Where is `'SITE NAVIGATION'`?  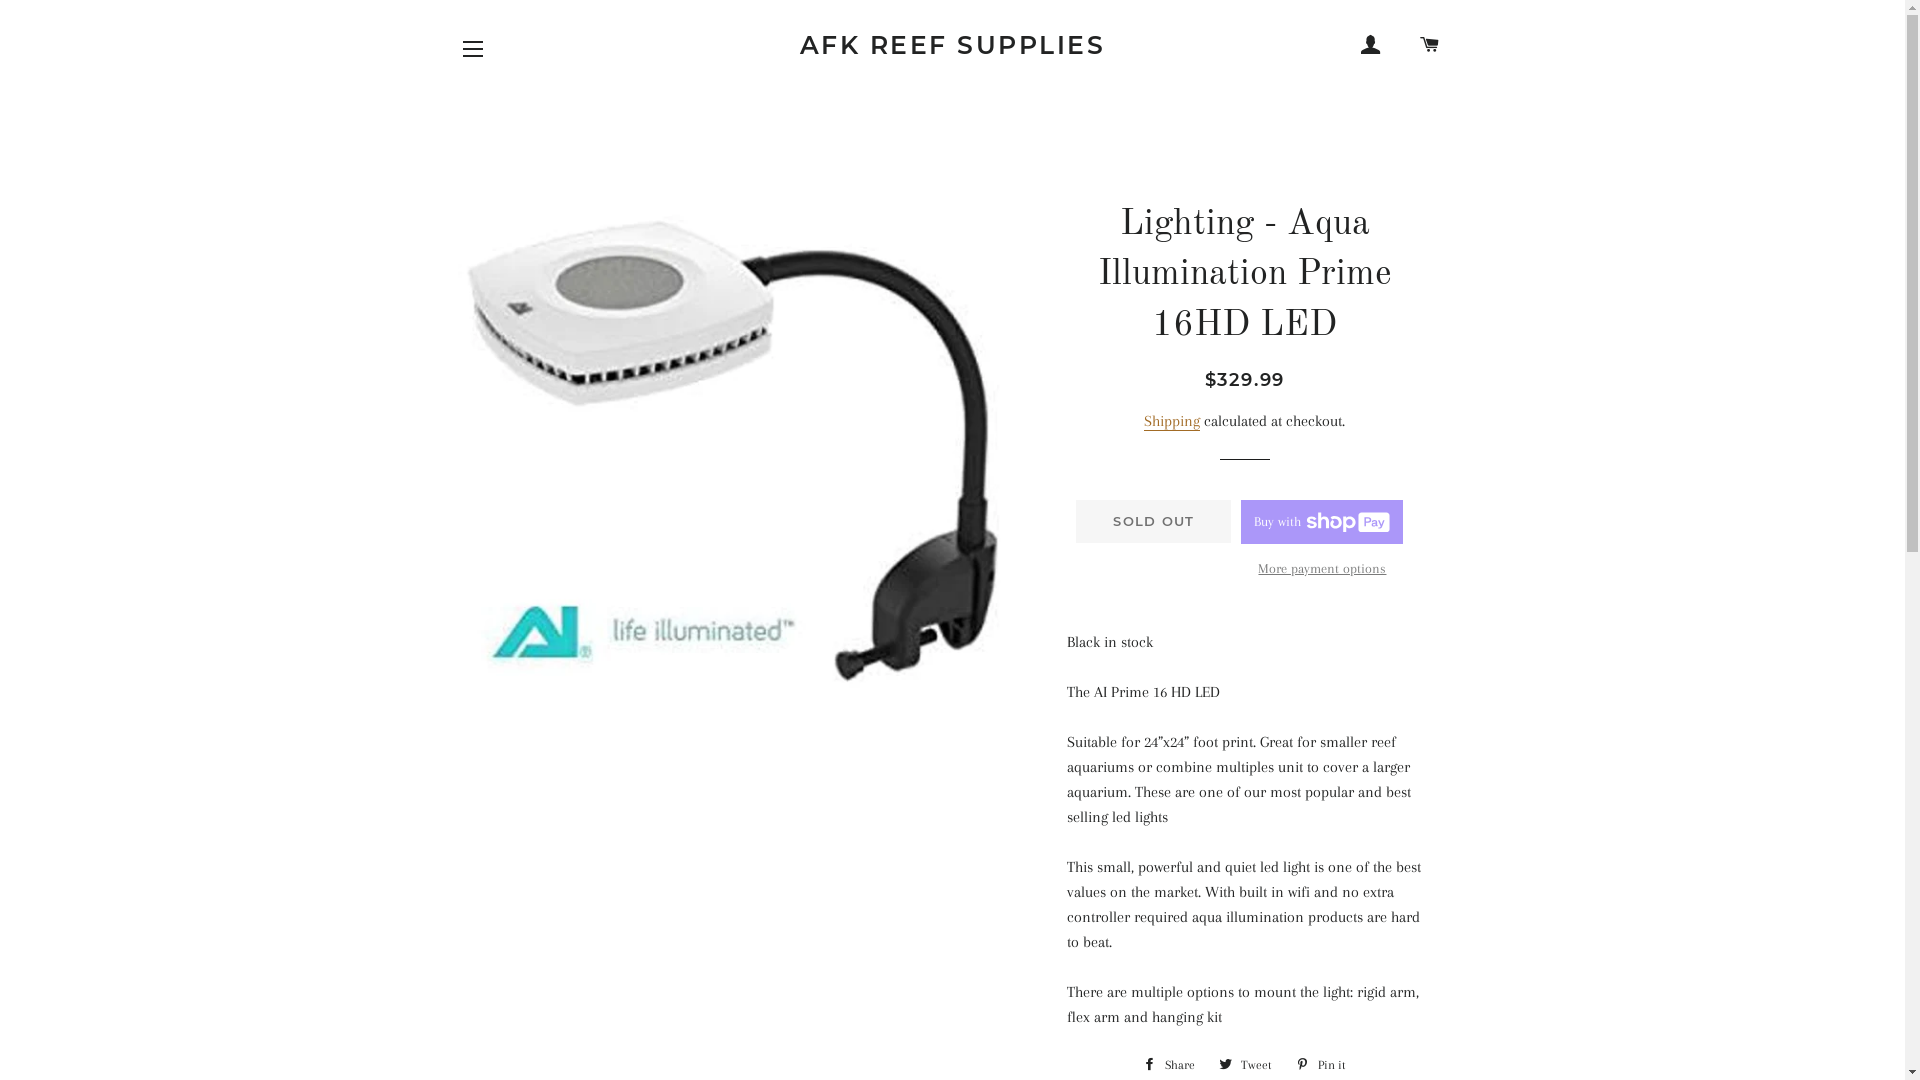
'SITE NAVIGATION' is located at coordinates (472, 48).